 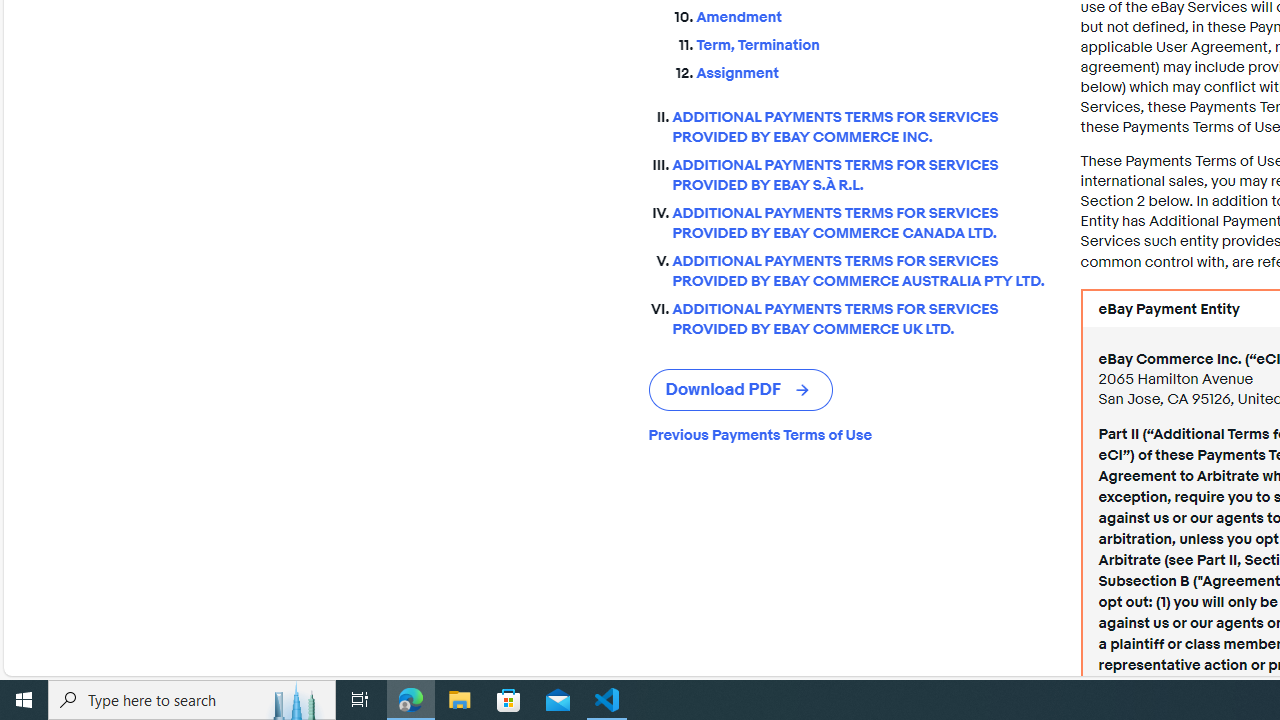 What do you see at coordinates (872, 45) in the screenshot?
I see `'Term, Termination'` at bounding box center [872, 45].